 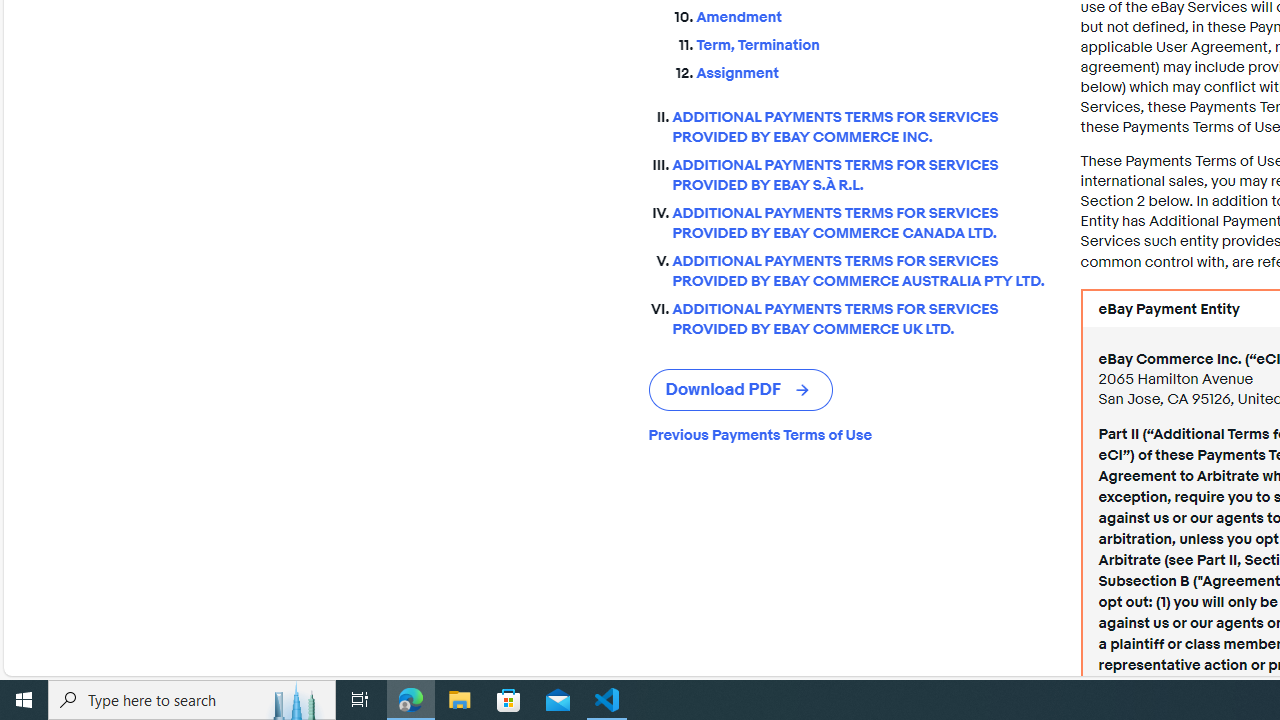 What do you see at coordinates (872, 45) in the screenshot?
I see `'Term, Termination'` at bounding box center [872, 45].